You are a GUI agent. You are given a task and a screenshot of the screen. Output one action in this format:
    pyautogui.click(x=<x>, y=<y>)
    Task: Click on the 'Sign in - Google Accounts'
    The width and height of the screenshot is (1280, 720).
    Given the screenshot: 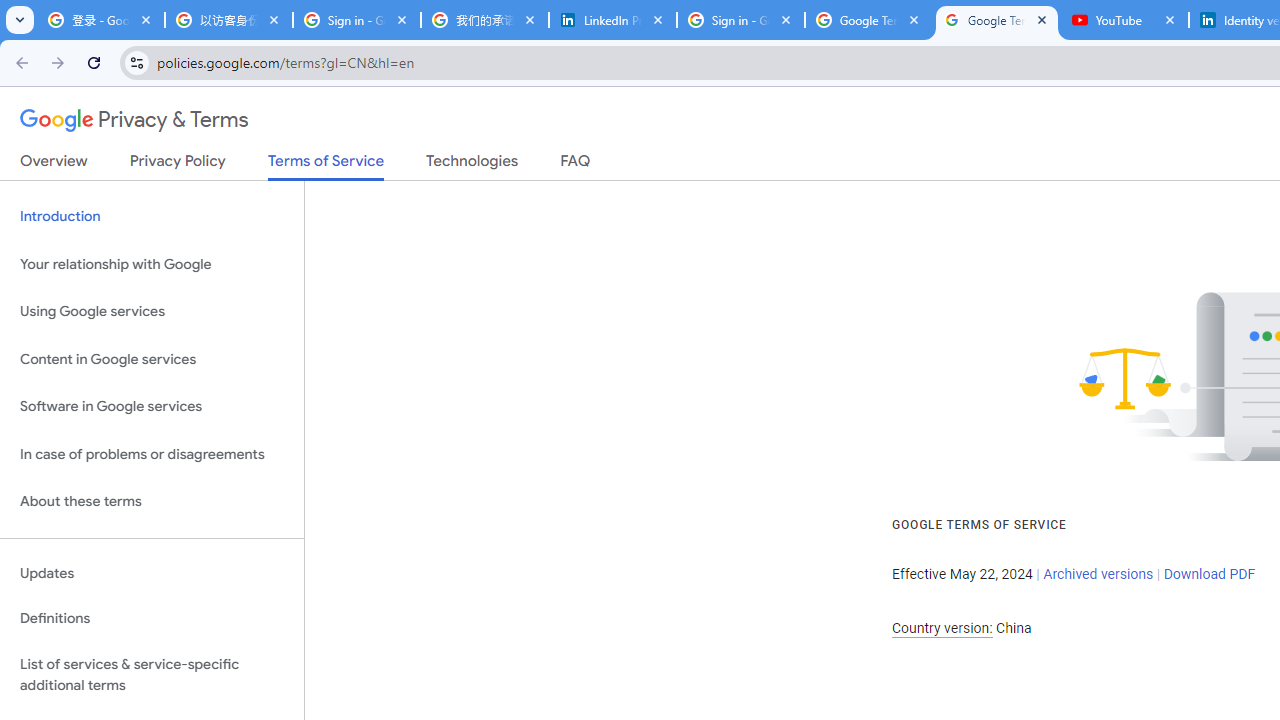 What is the action you would take?
    pyautogui.click(x=740, y=20)
    